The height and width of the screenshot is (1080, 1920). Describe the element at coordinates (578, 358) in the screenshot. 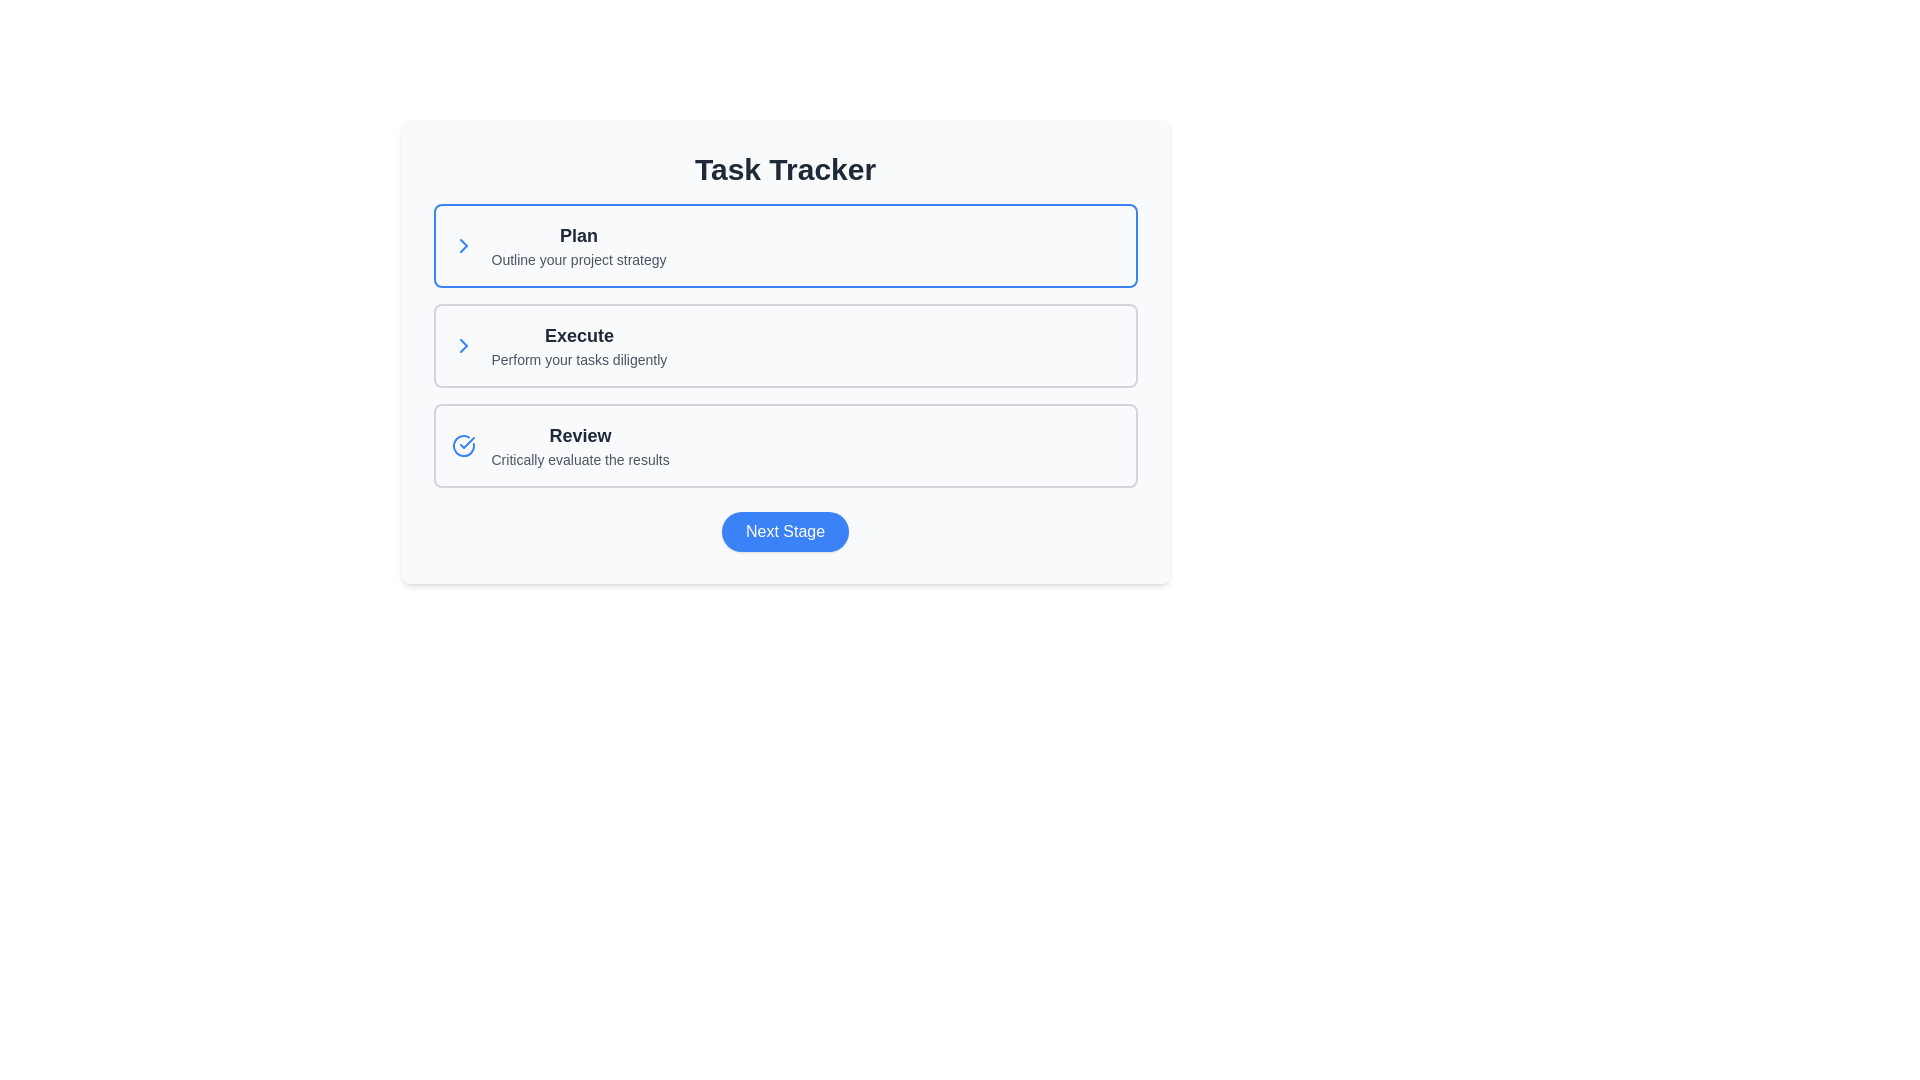

I see `the Text Label that provides instructions related to the 'Execute' stage, located centrally beneath the 'Execute' title` at that location.